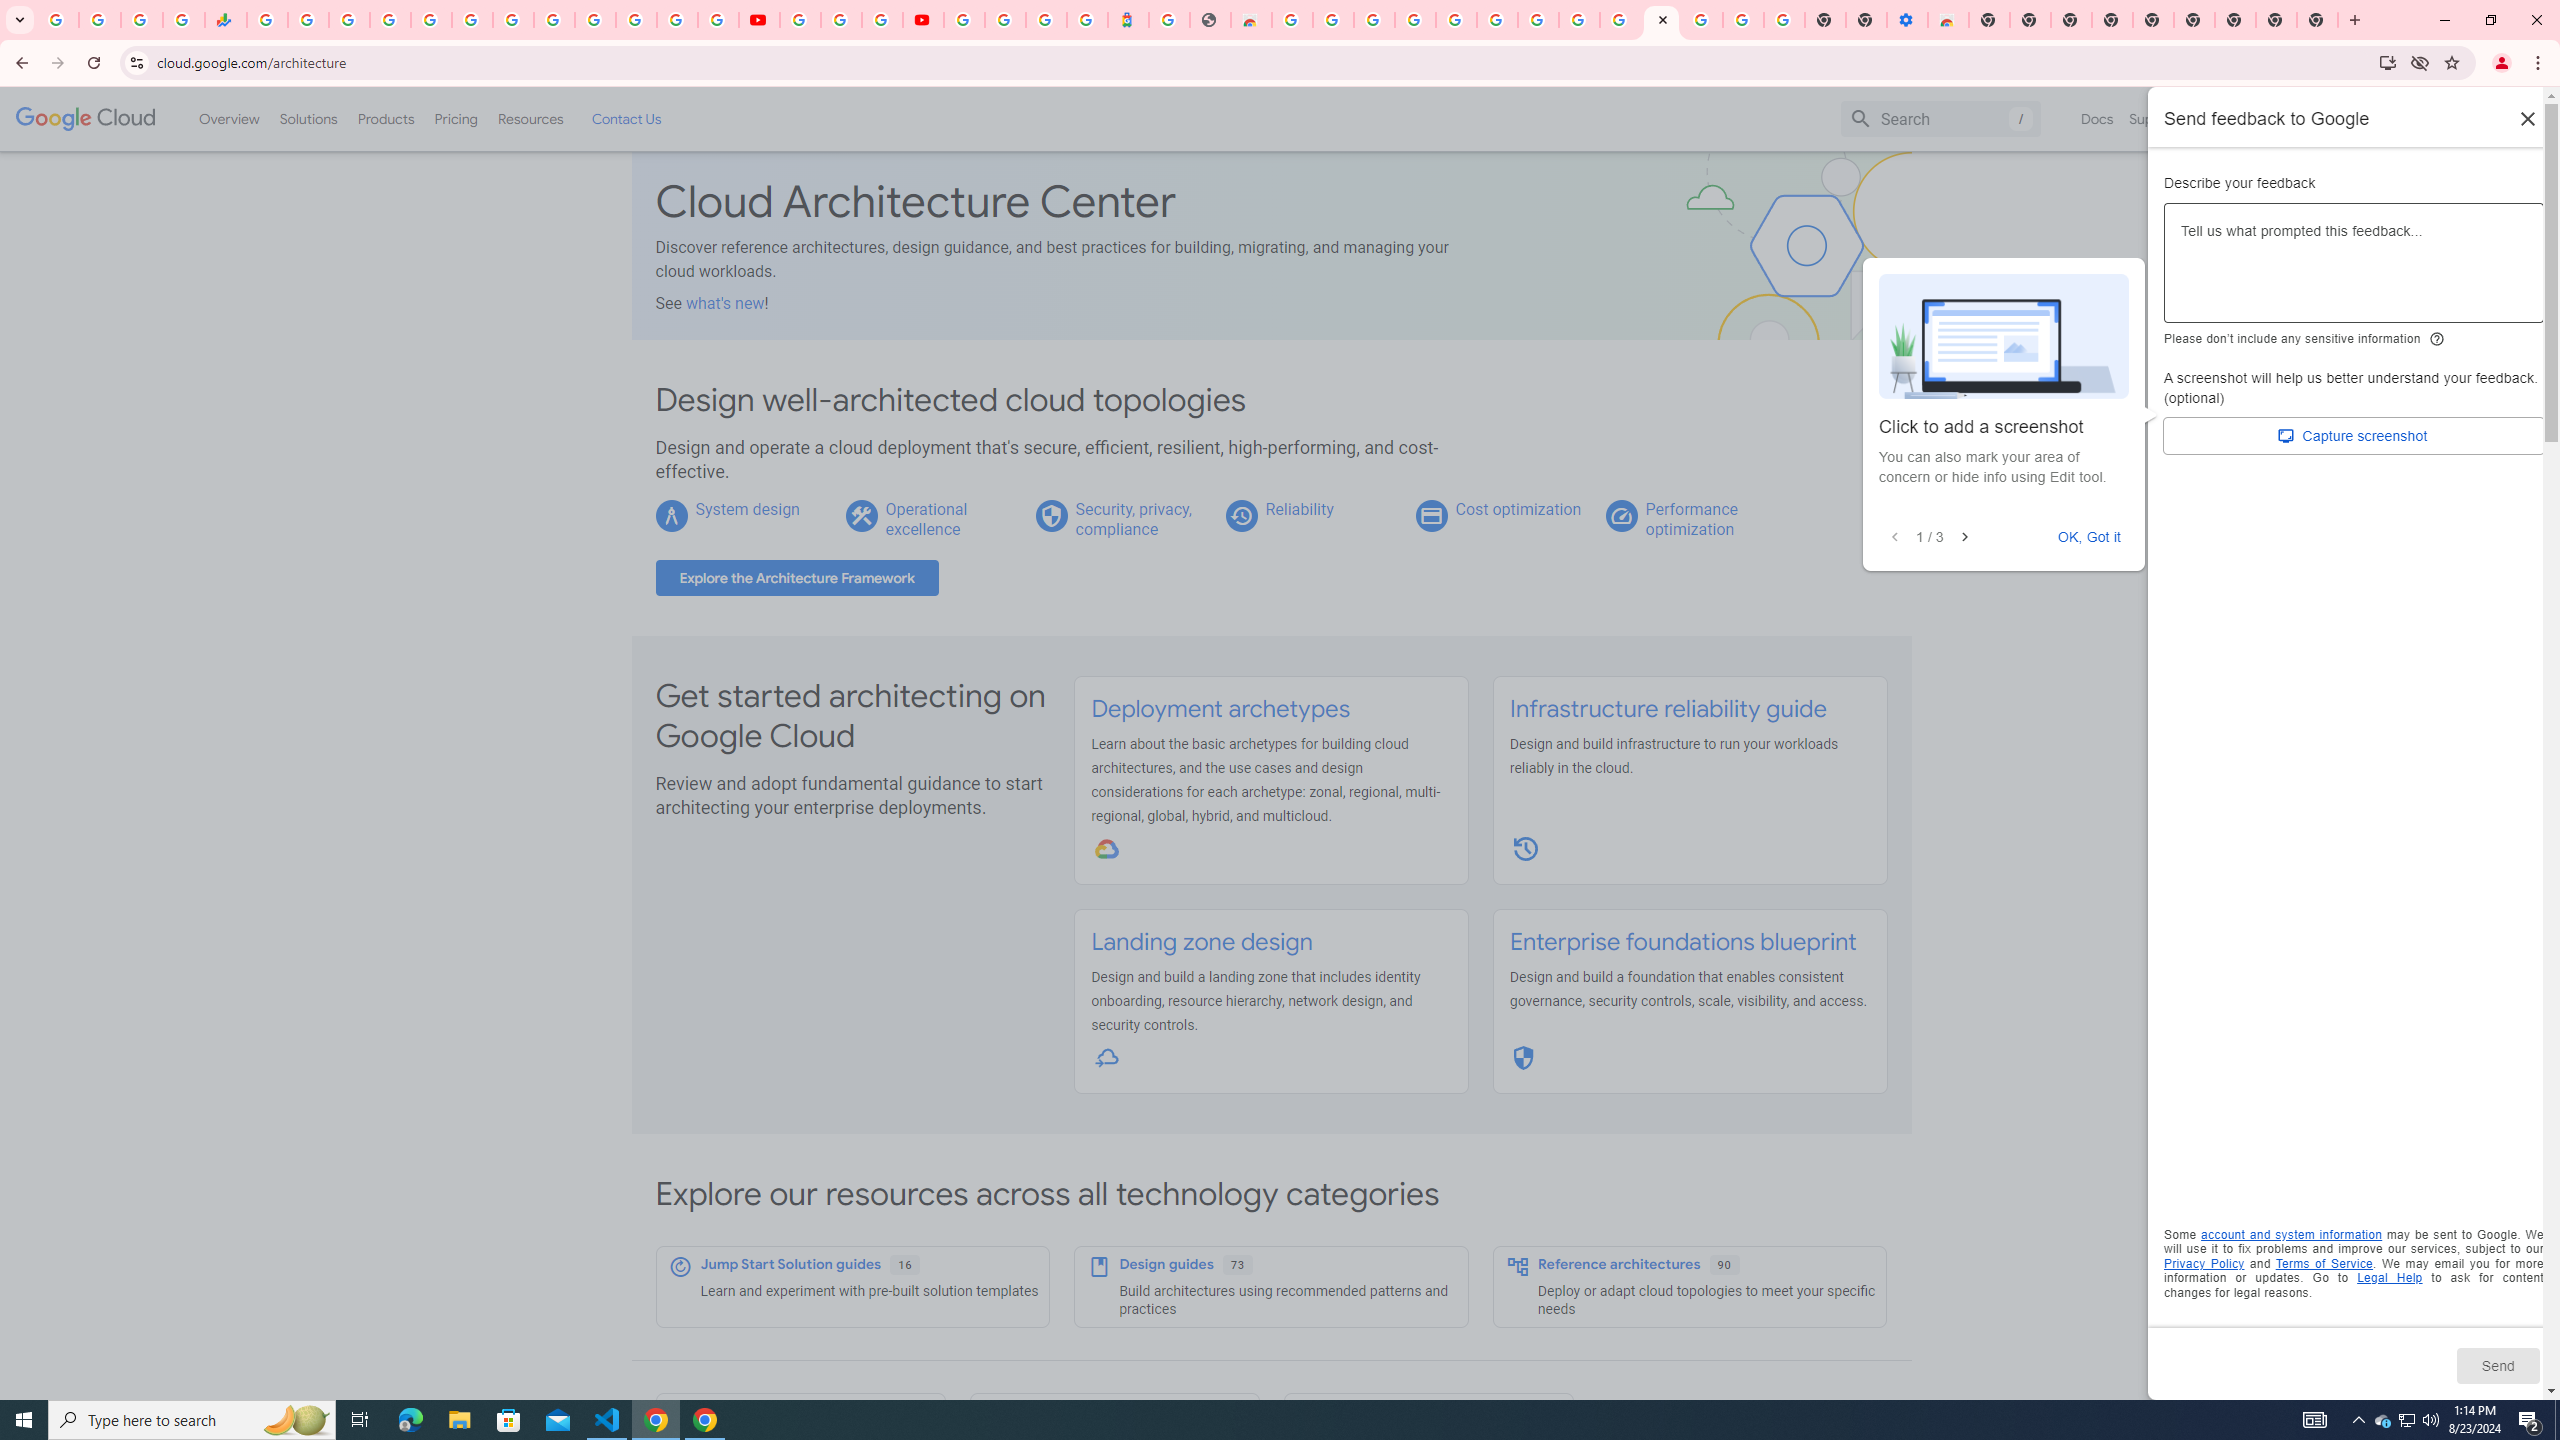 The height and width of the screenshot is (1440, 2560). Describe the element at coordinates (1126, 19) in the screenshot. I see `'Atour Hotel - Google hotels'` at that location.